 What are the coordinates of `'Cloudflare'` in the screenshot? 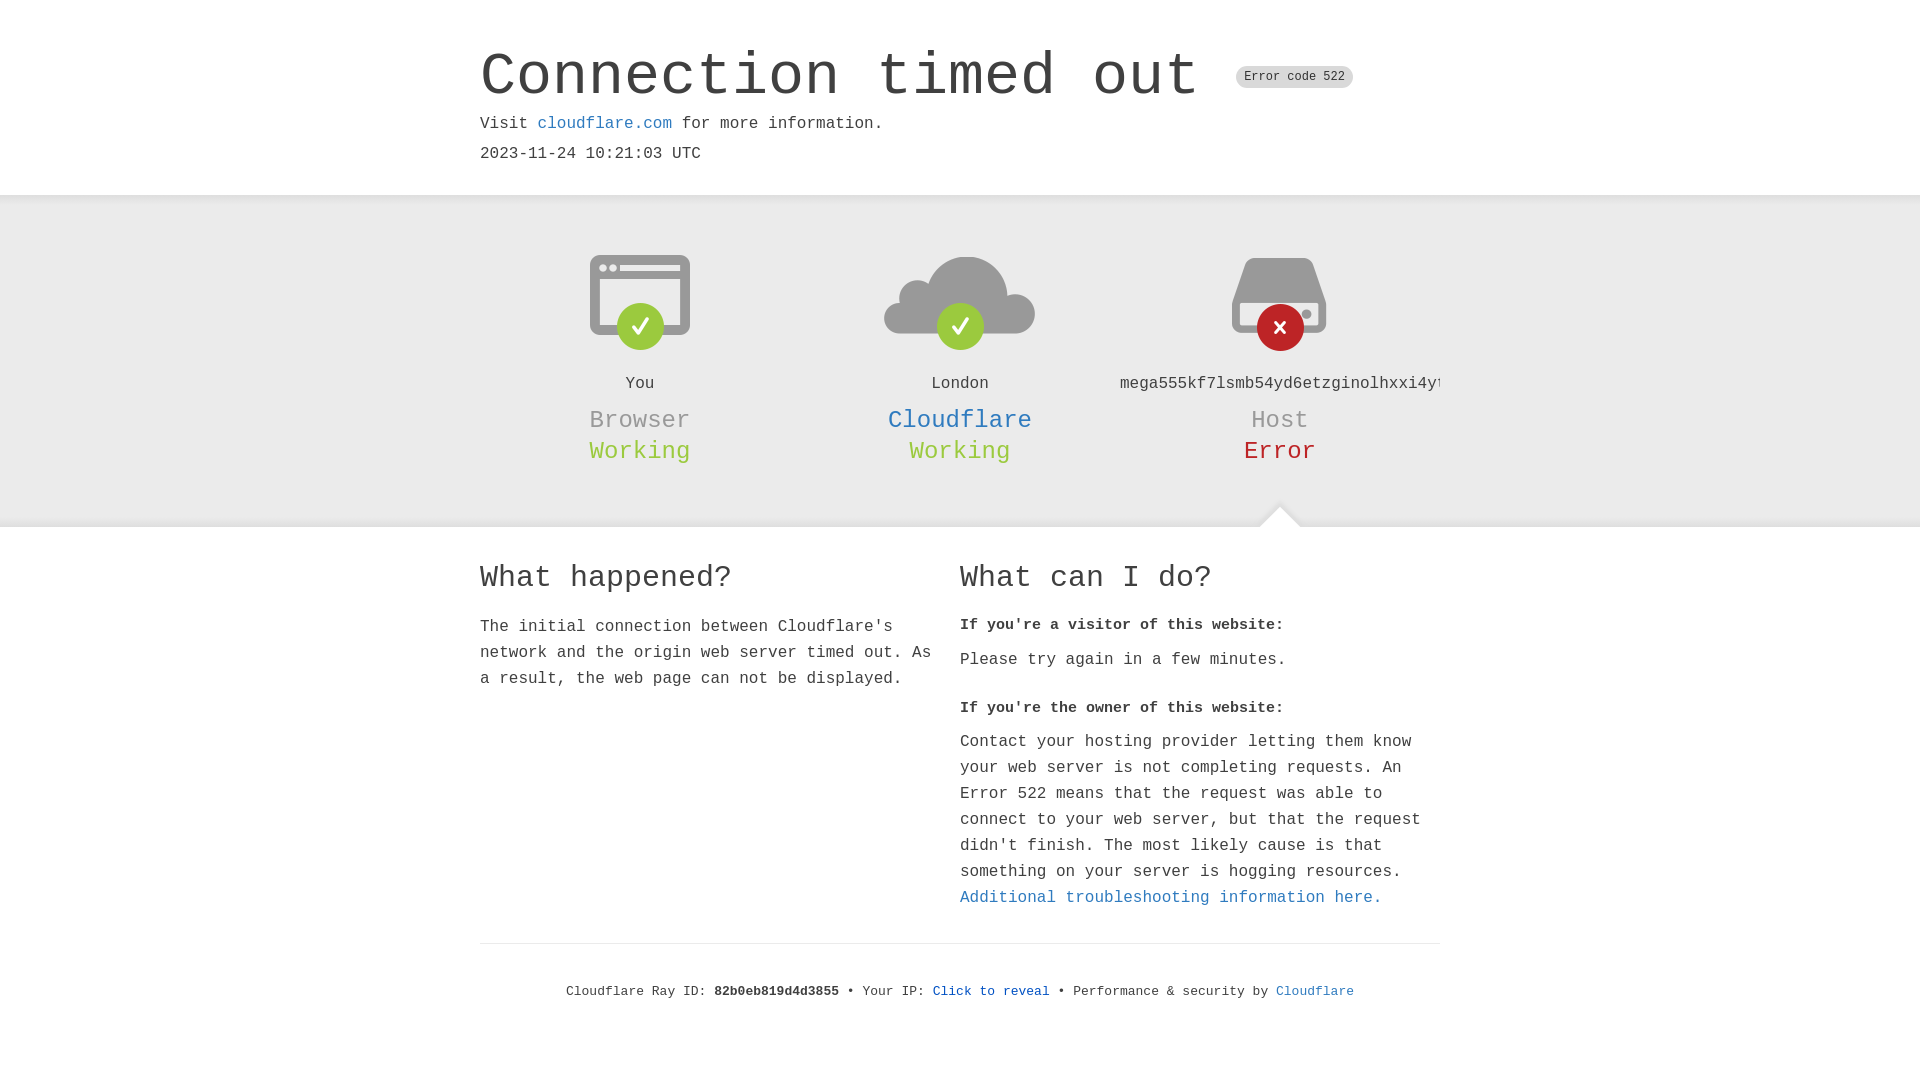 It's located at (887, 419).